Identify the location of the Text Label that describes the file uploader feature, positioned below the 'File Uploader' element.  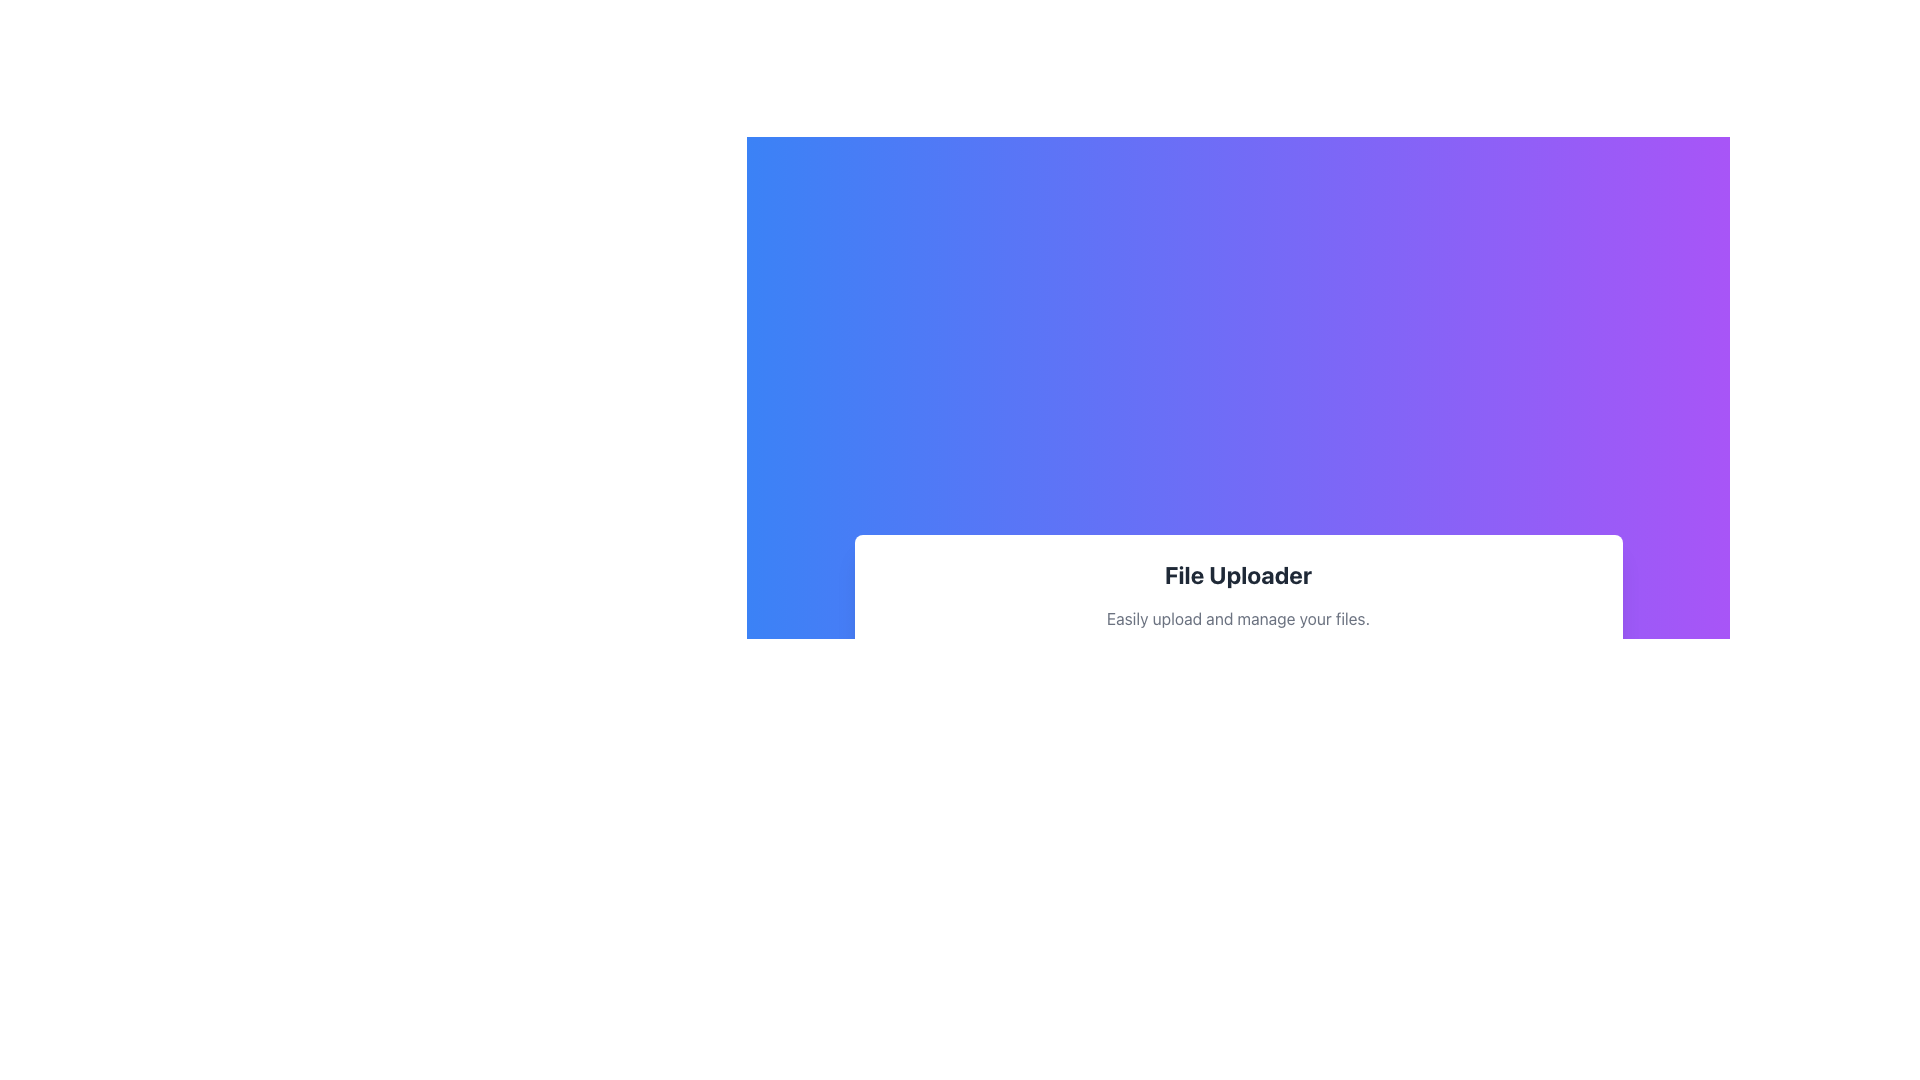
(1237, 617).